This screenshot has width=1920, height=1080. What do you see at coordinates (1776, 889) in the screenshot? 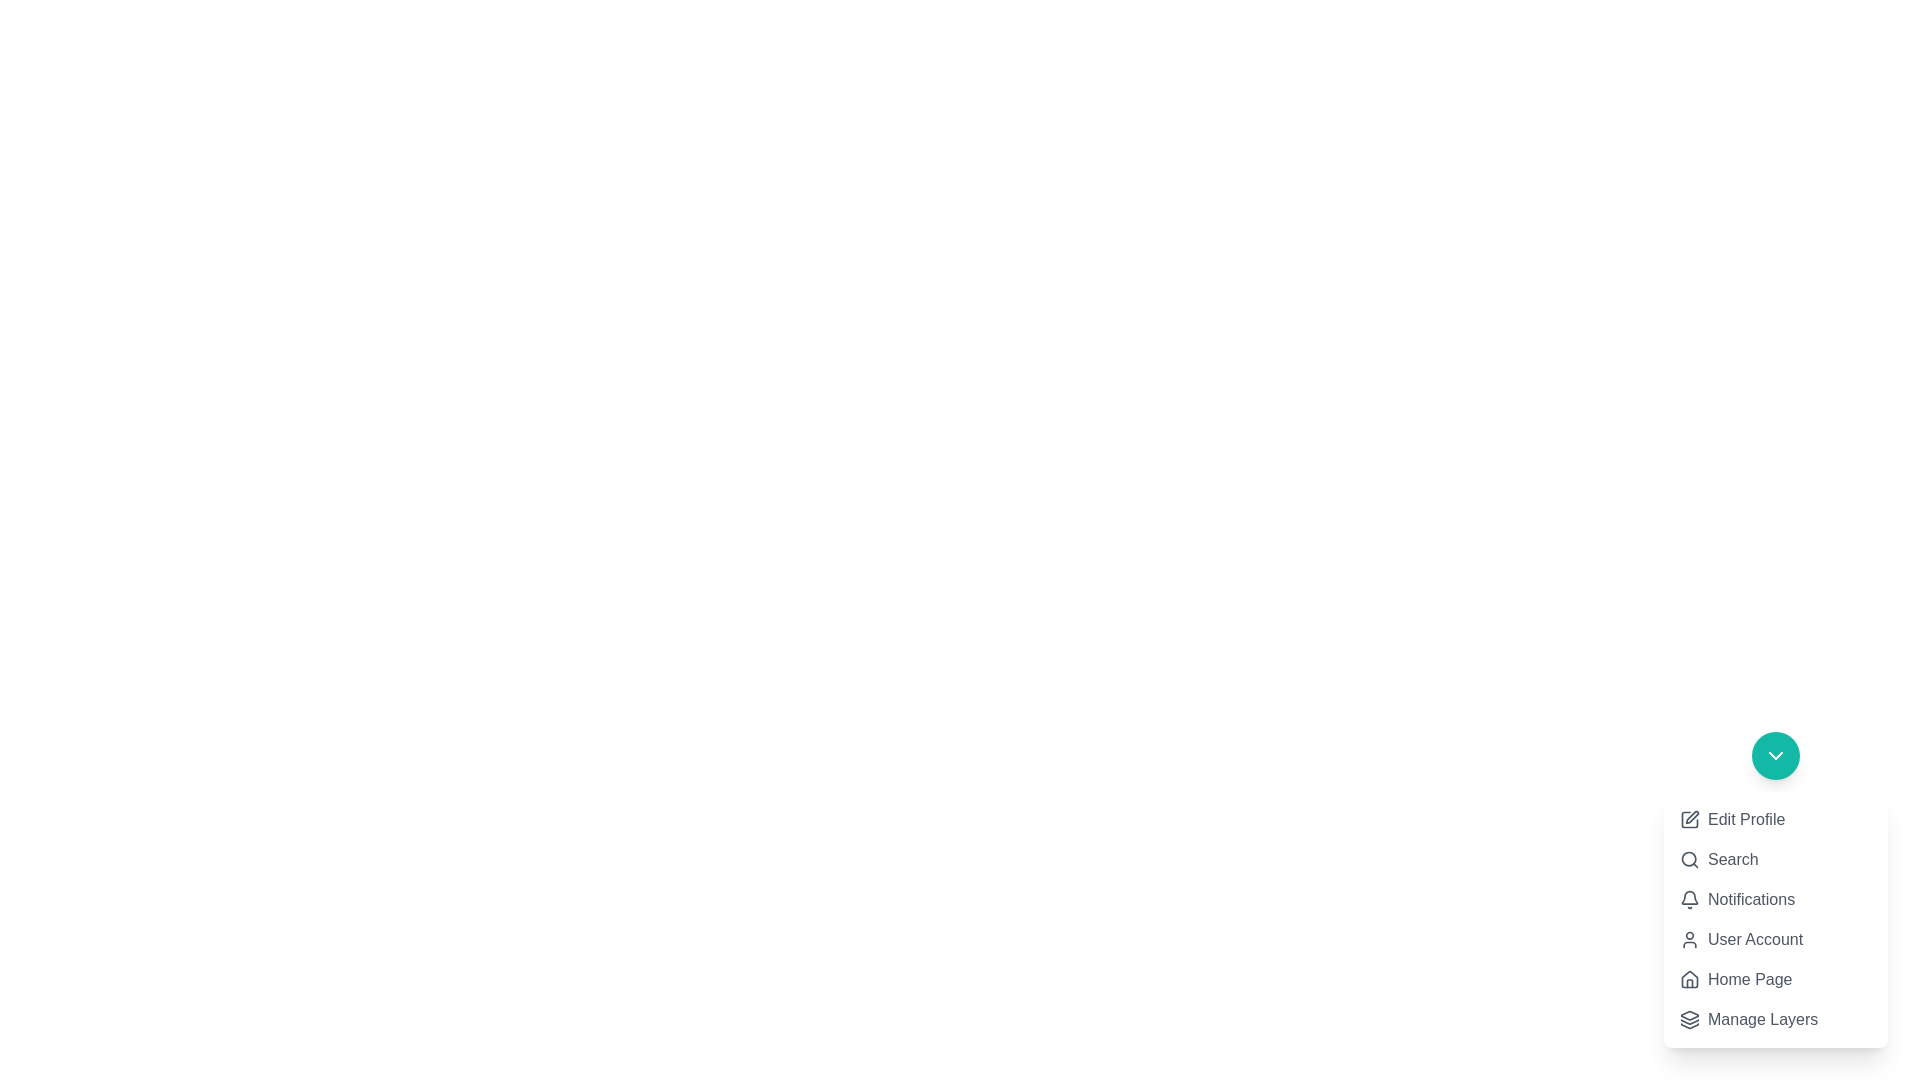
I see `the third menu item in the vertical menu list that navigates to the Notifications page, which is located between 'Search' and 'User Account'` at bounding box center [1776, 889].